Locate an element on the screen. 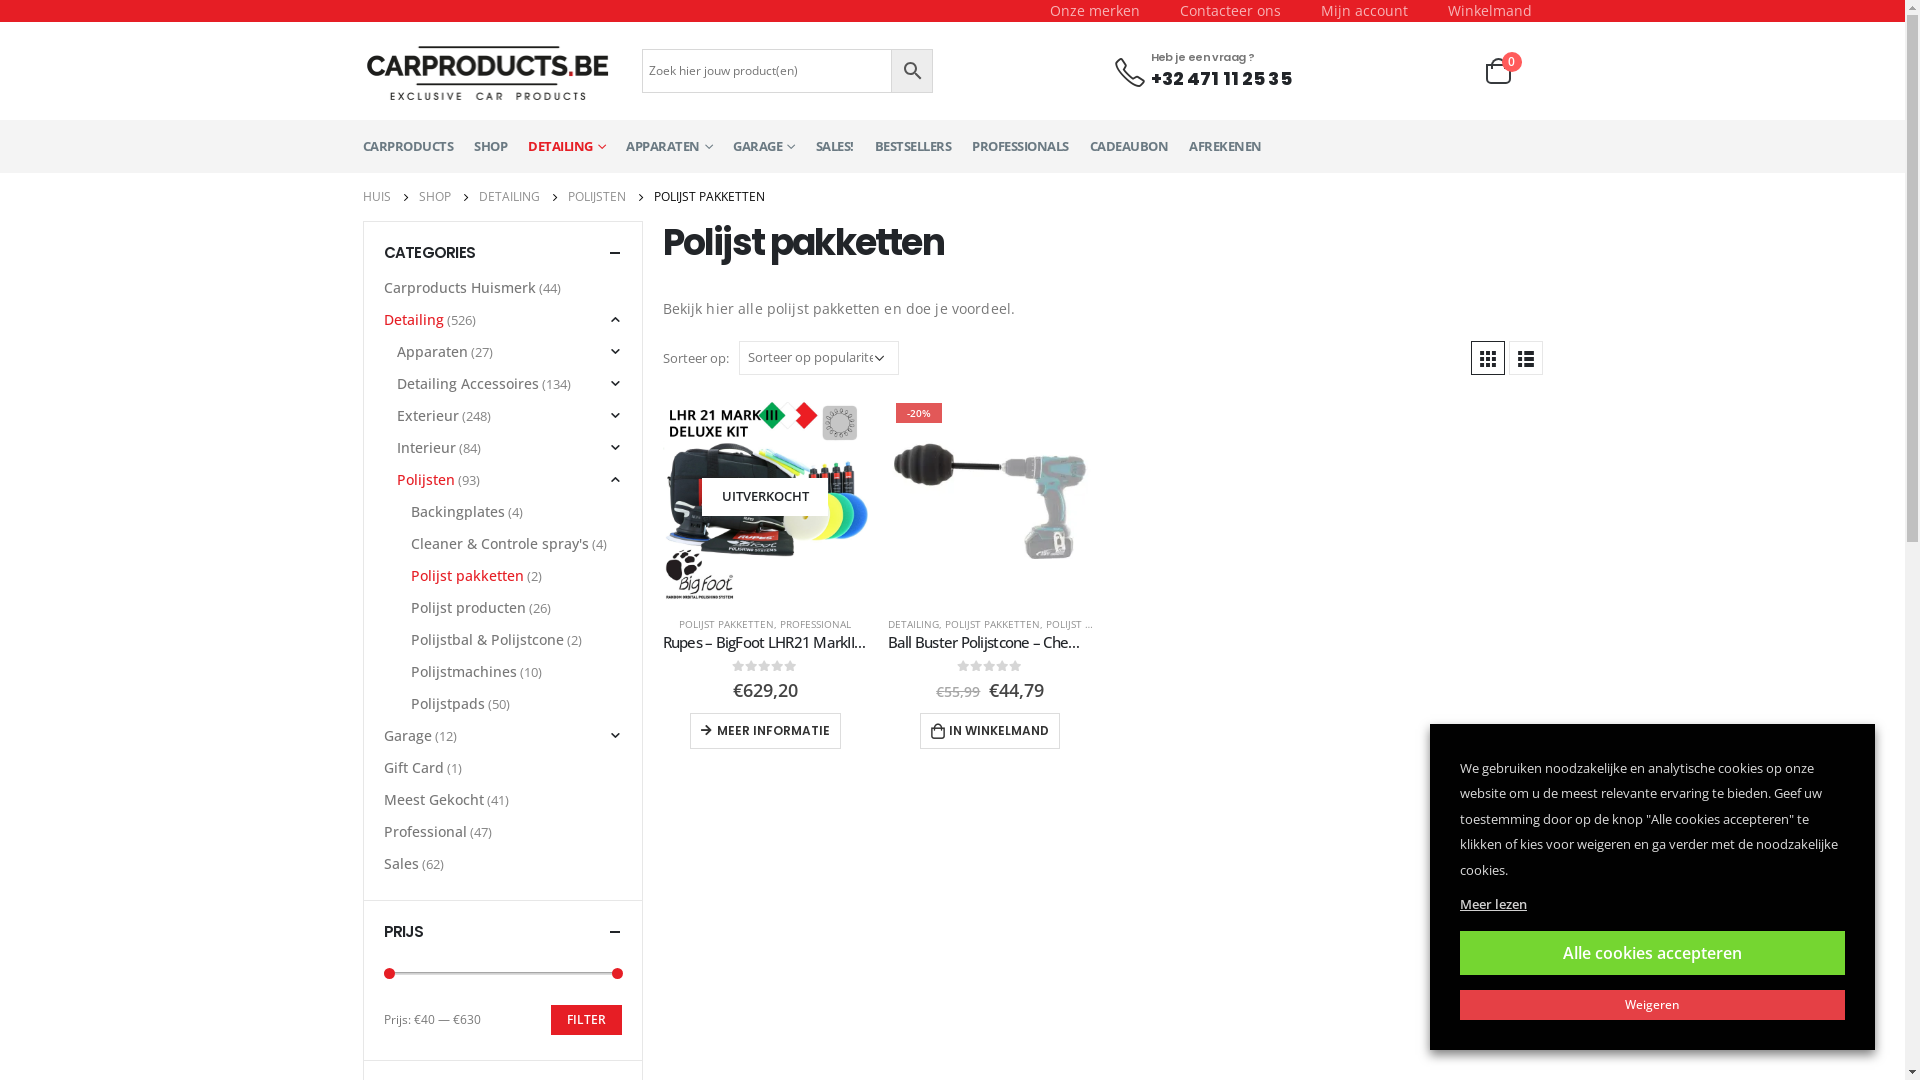 The width and height of the screenshot is (1920, 1080). 'CARPRODUCTS' is located at coordinates (406, 145).